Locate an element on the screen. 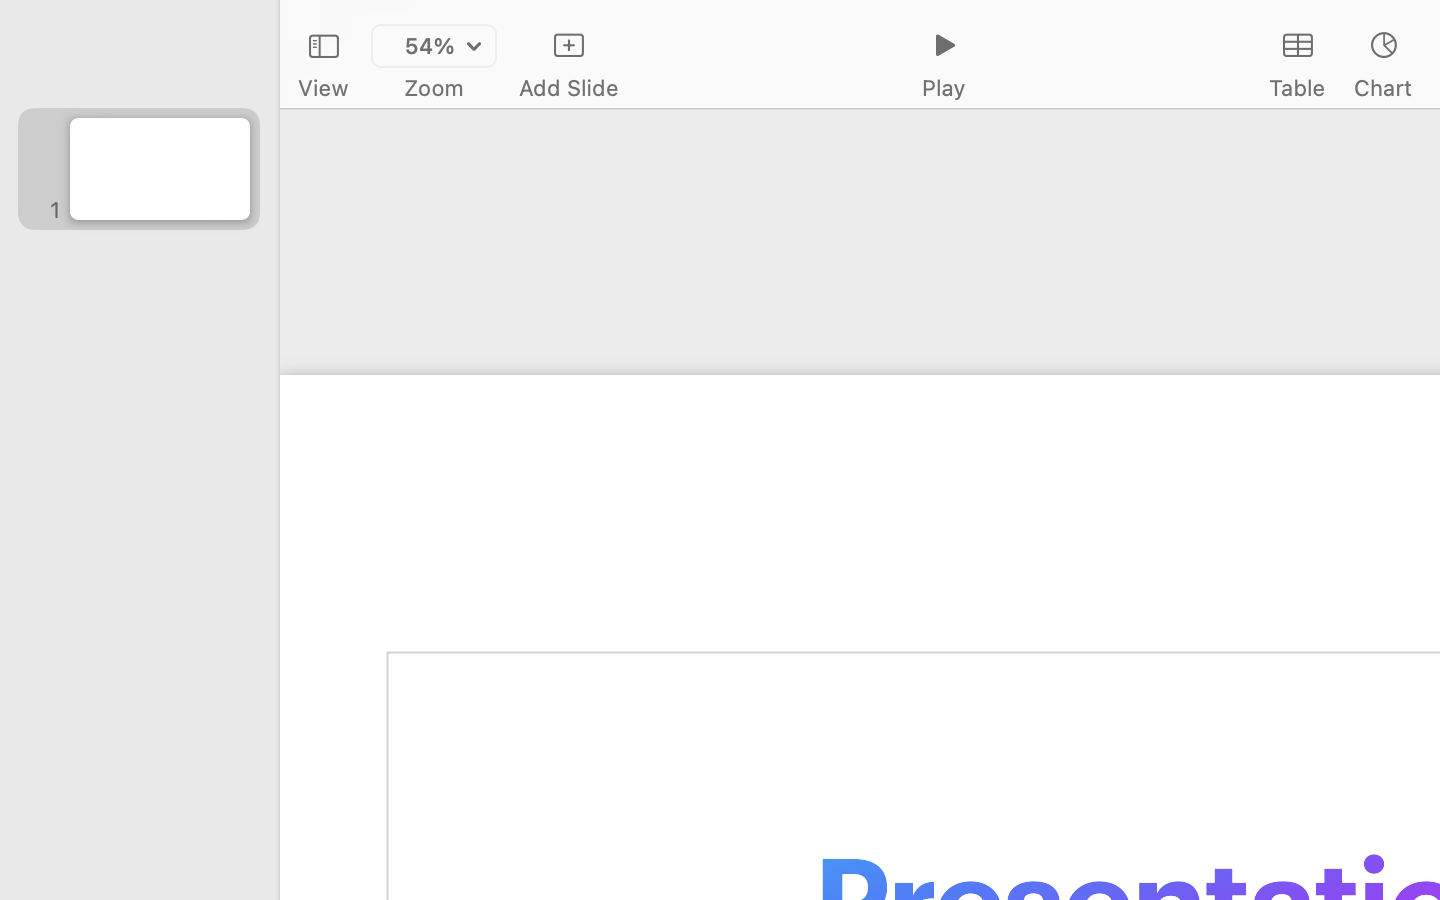  'Zoom' is located at coordinates (434, 87).